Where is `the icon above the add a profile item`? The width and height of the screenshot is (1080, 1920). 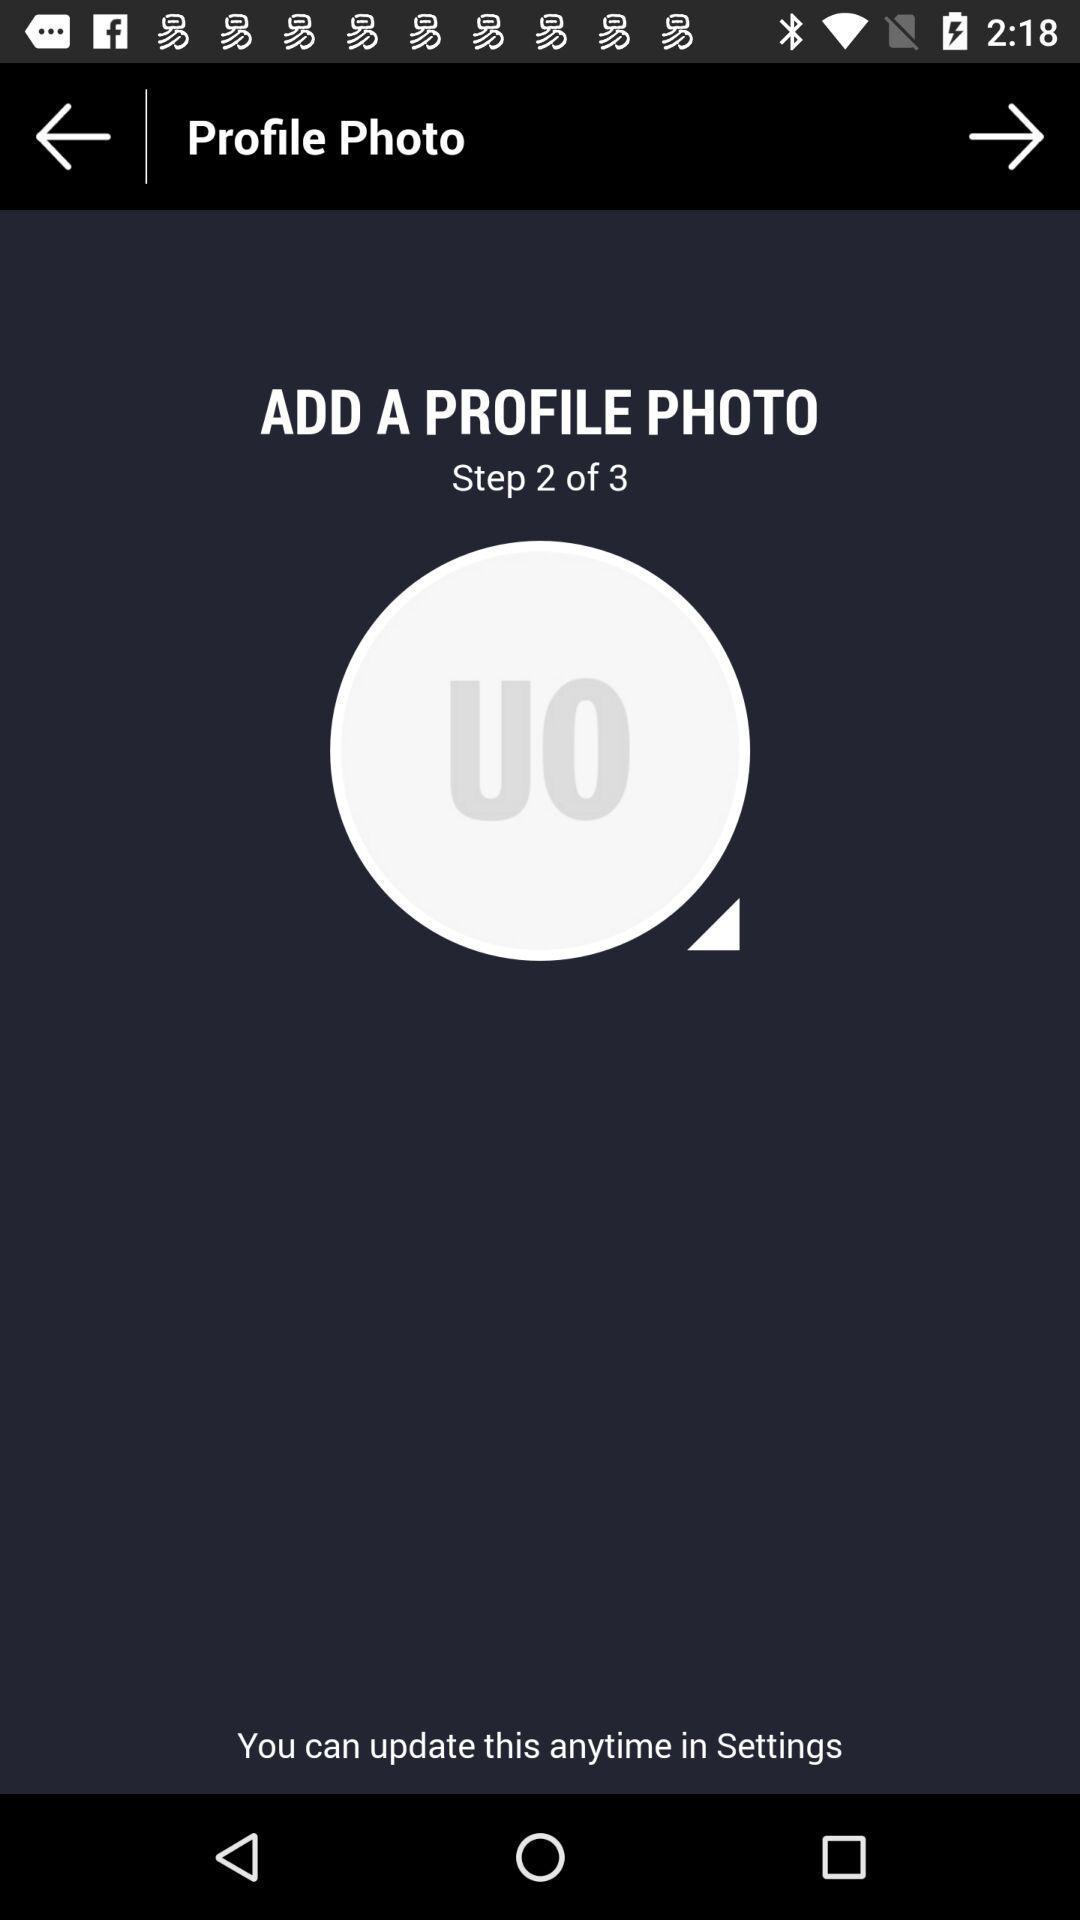
the icon above the add a profile item is located at coordinates (1006, 135).